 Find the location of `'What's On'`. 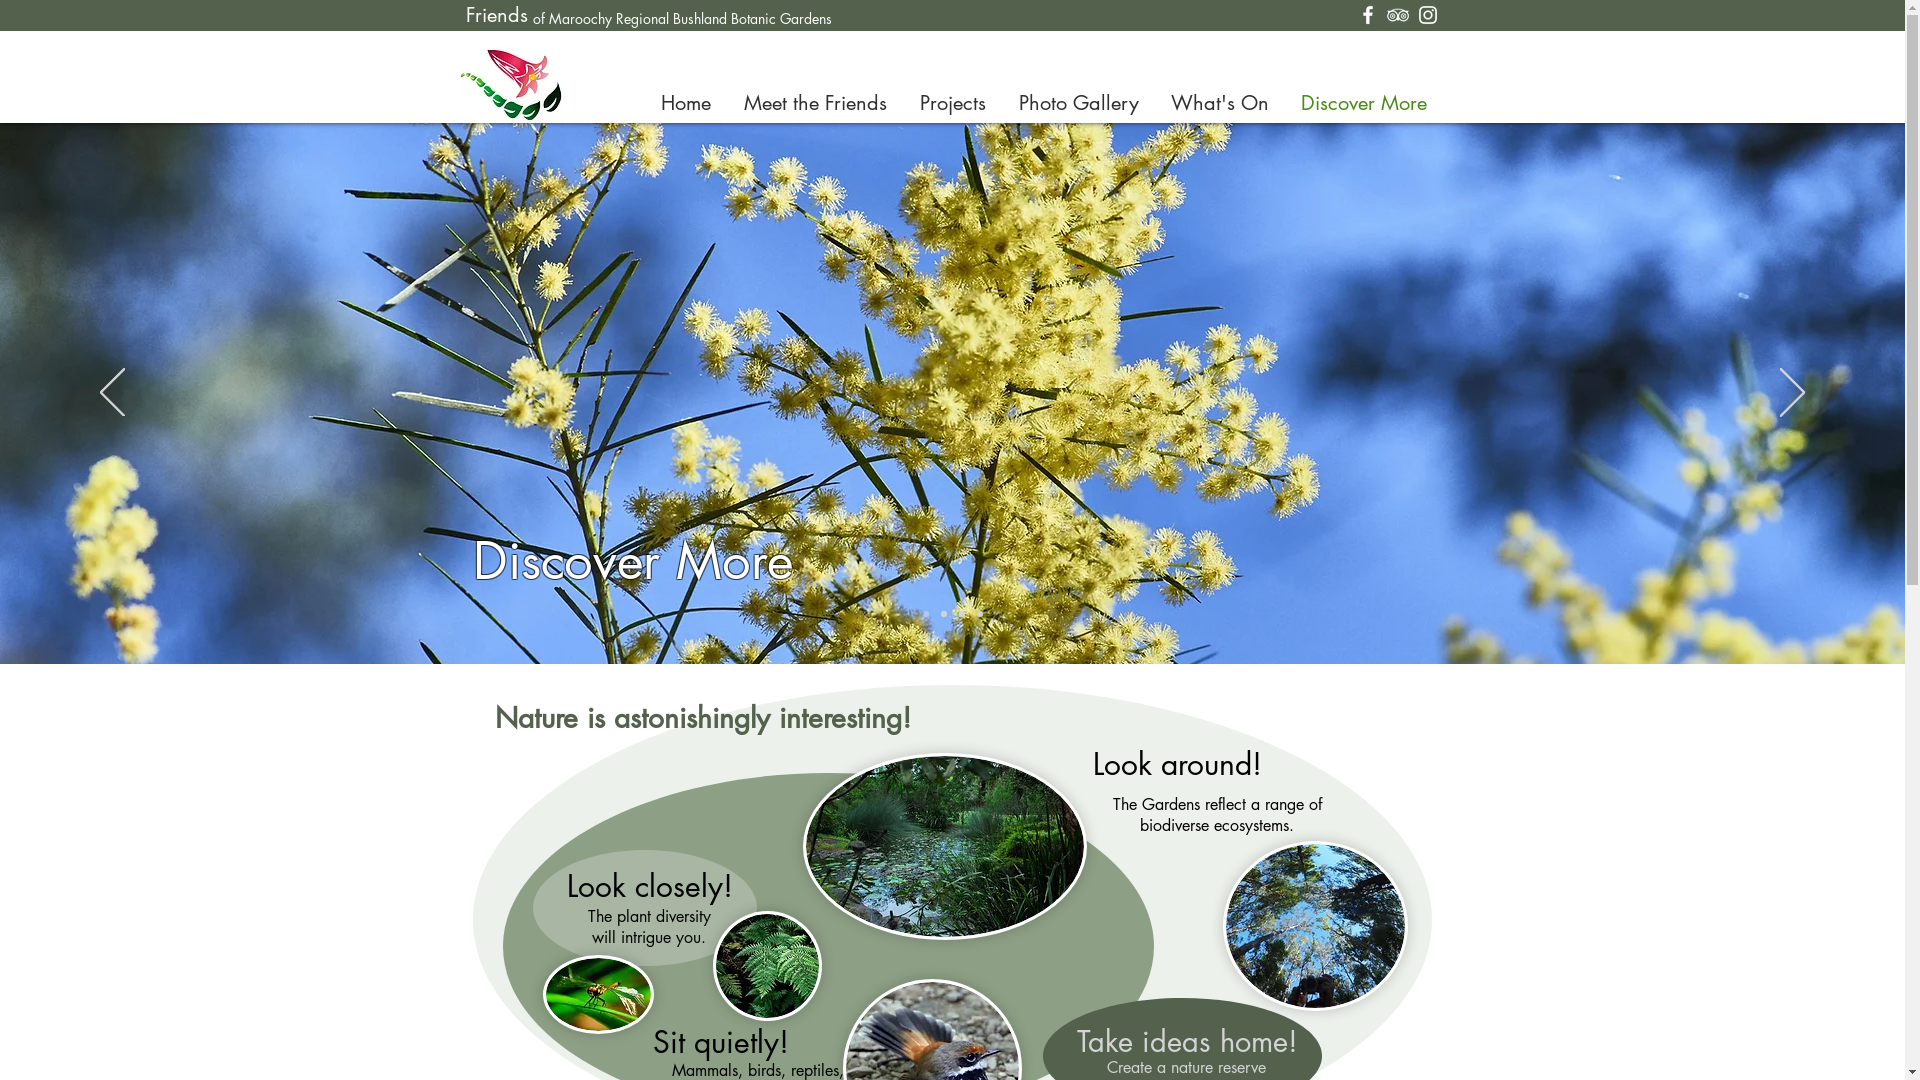

'What's On' is located at coordinates (1218, 103).